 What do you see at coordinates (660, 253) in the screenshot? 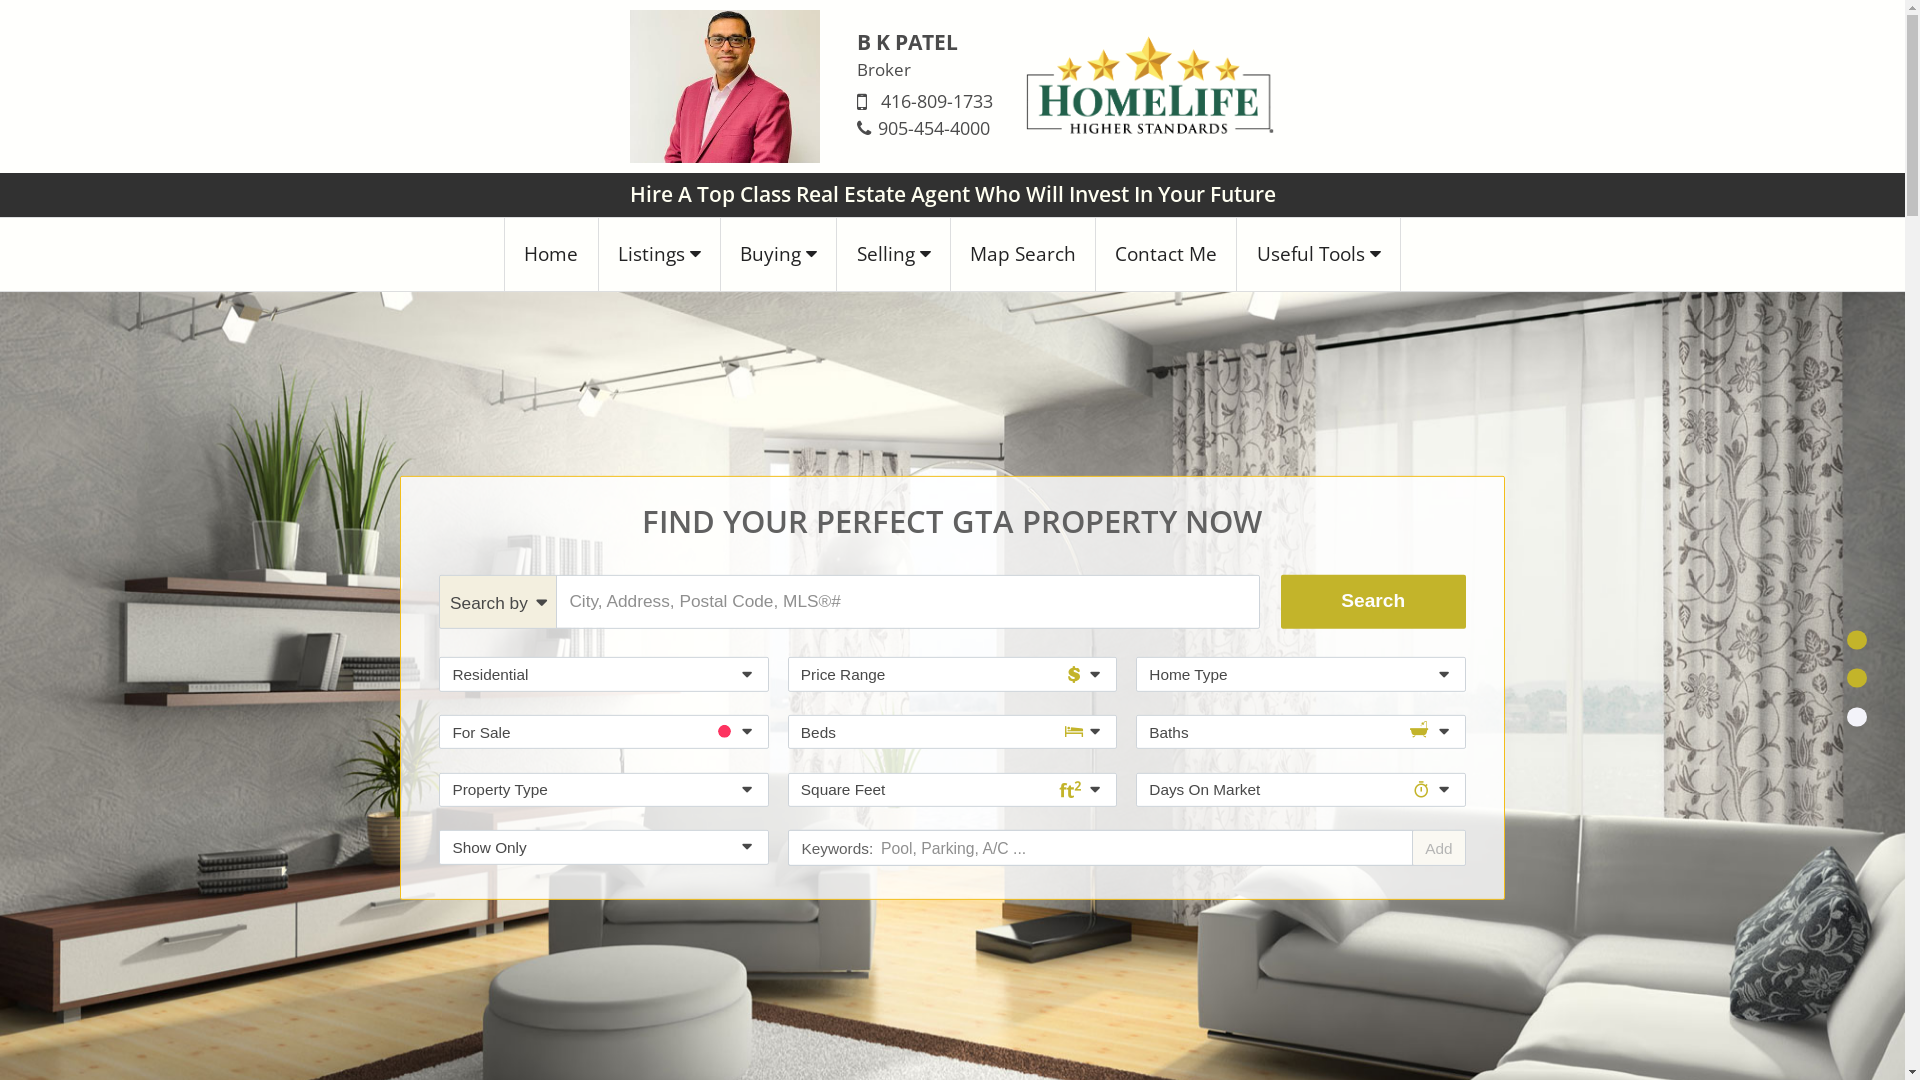
I see `'Listings'` at bounding box center [660, 253].